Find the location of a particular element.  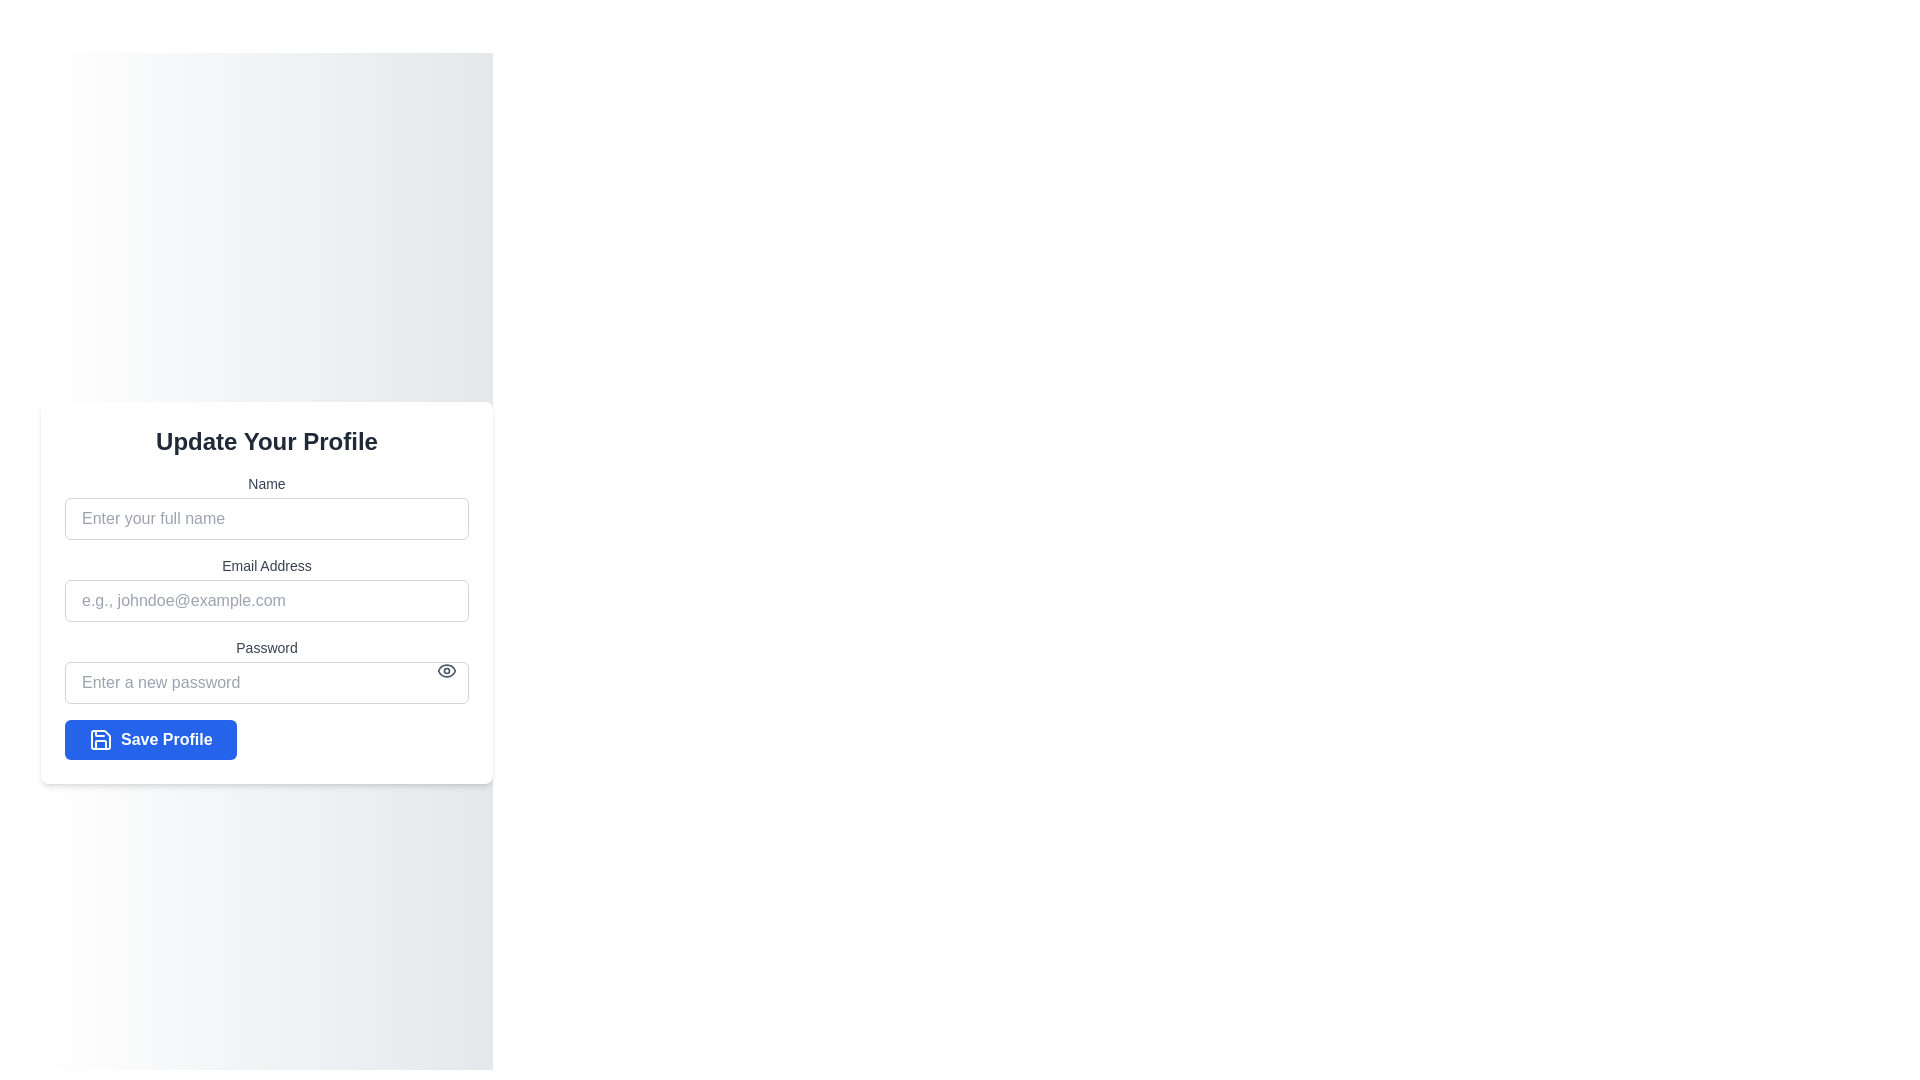

the save profile icon located at the leftmost part of the 'Save Profile' button in the 'Update Your Profile' form is located at coordinates (99, 740).